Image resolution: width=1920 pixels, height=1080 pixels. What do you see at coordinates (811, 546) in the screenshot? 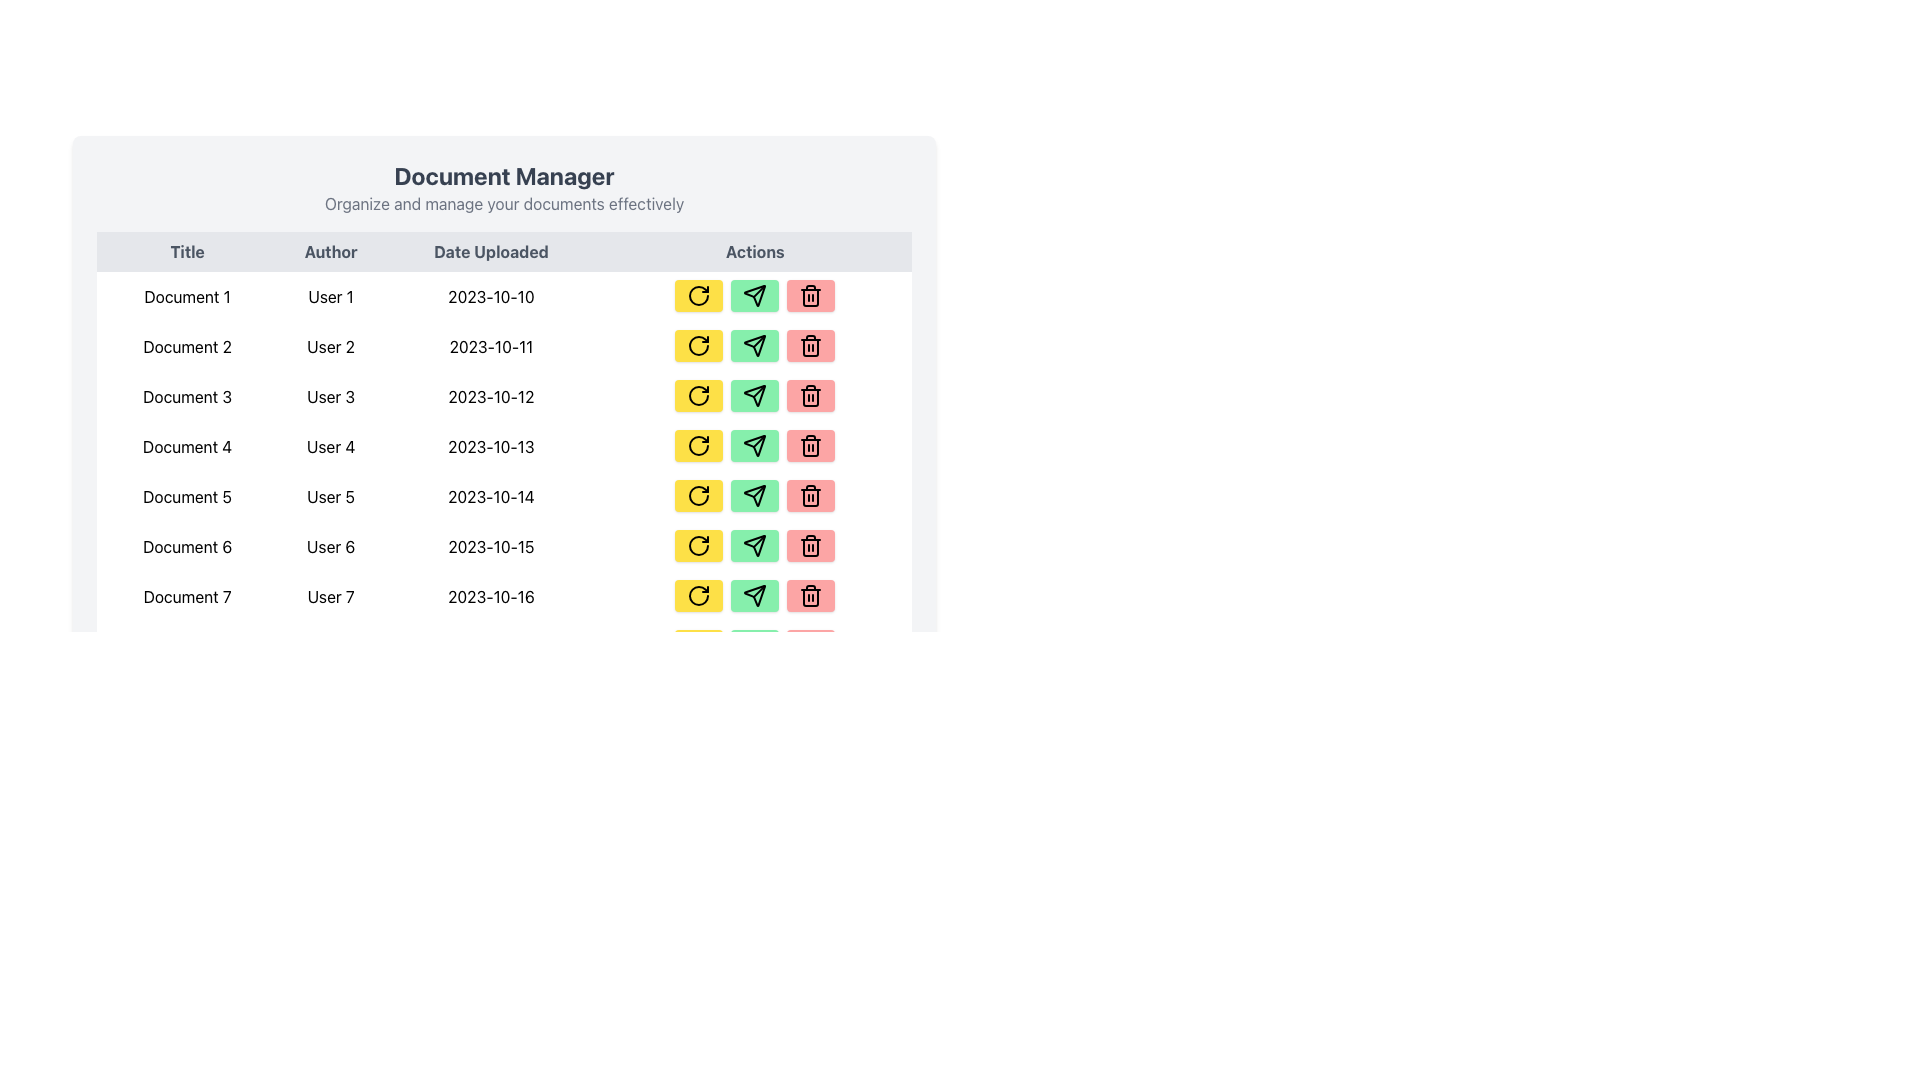
I see `the trash bin icon in the 'Actions' column of the 'Document Manager' interface` at bounding box center [811, 546].